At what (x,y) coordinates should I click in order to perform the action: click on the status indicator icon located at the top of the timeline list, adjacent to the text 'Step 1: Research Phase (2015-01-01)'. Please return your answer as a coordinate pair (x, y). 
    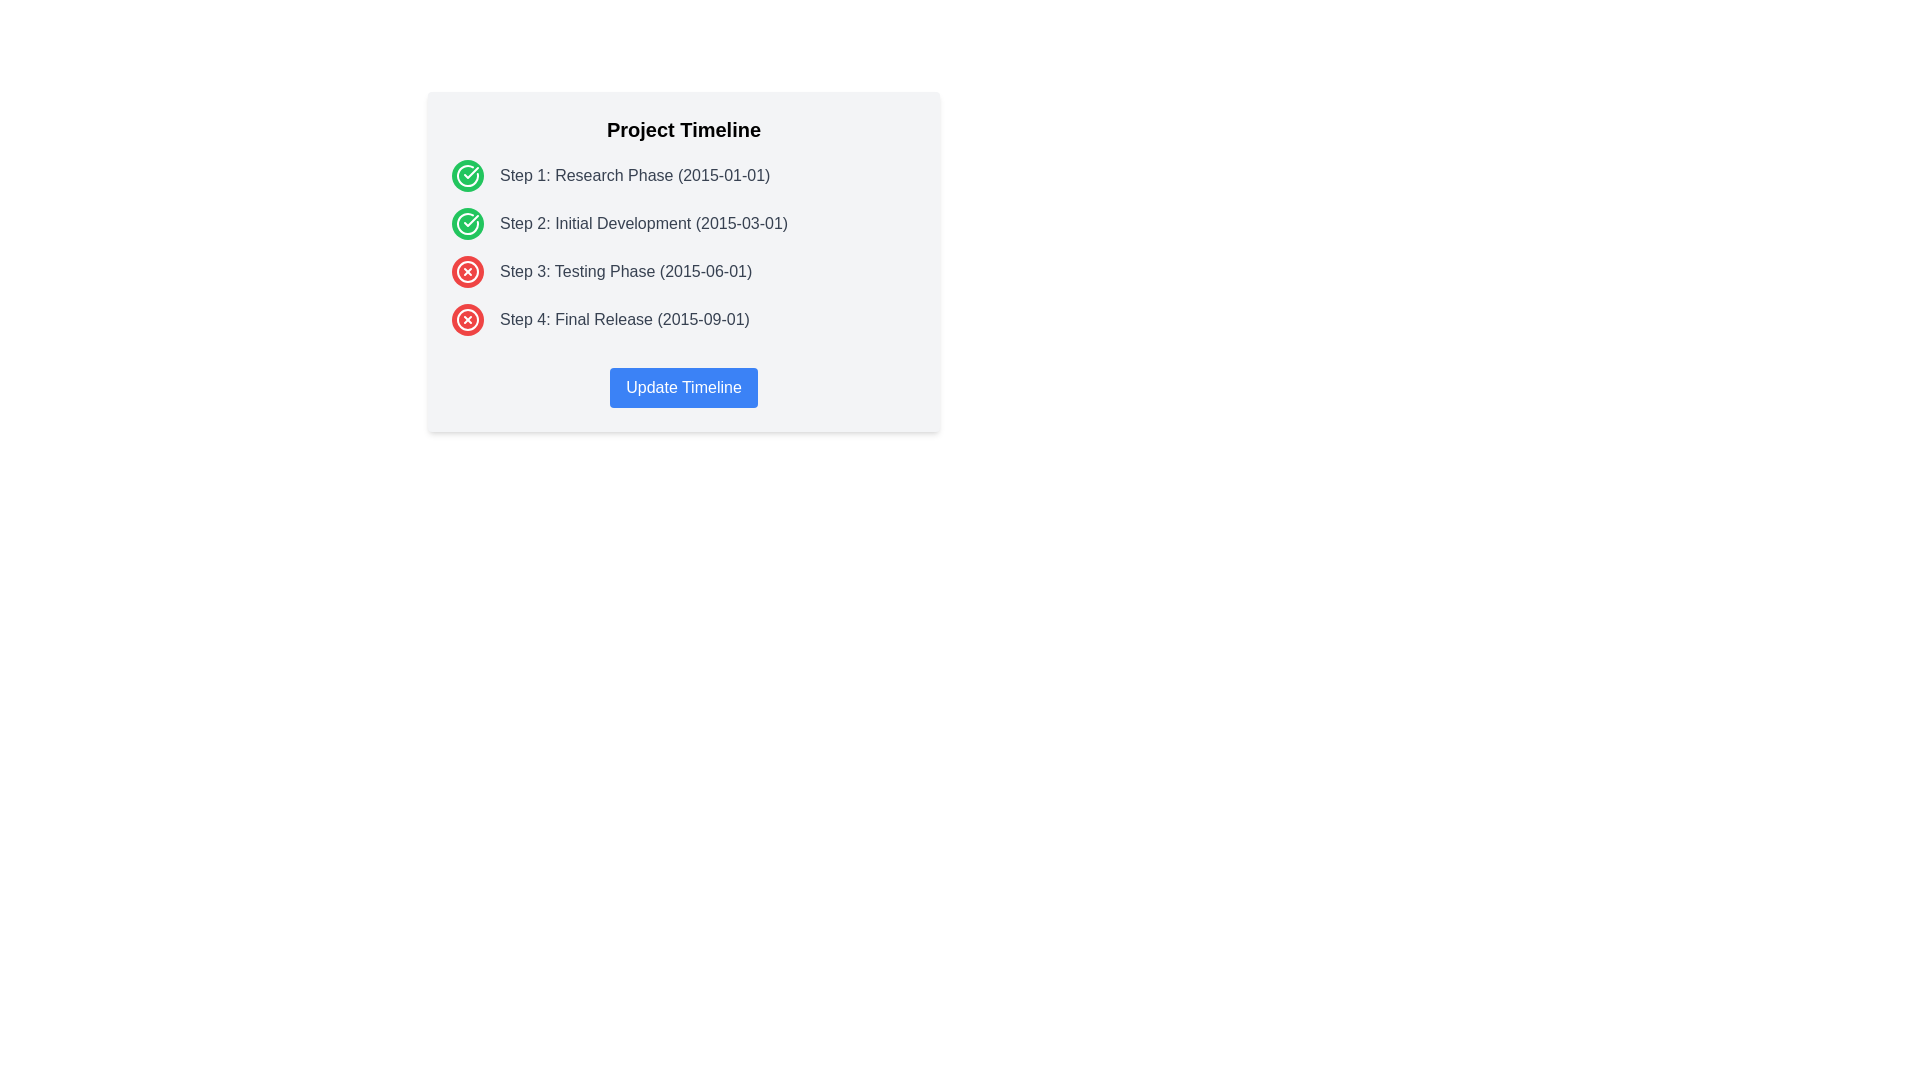
    Looking at the image, I should click on (466, 175).